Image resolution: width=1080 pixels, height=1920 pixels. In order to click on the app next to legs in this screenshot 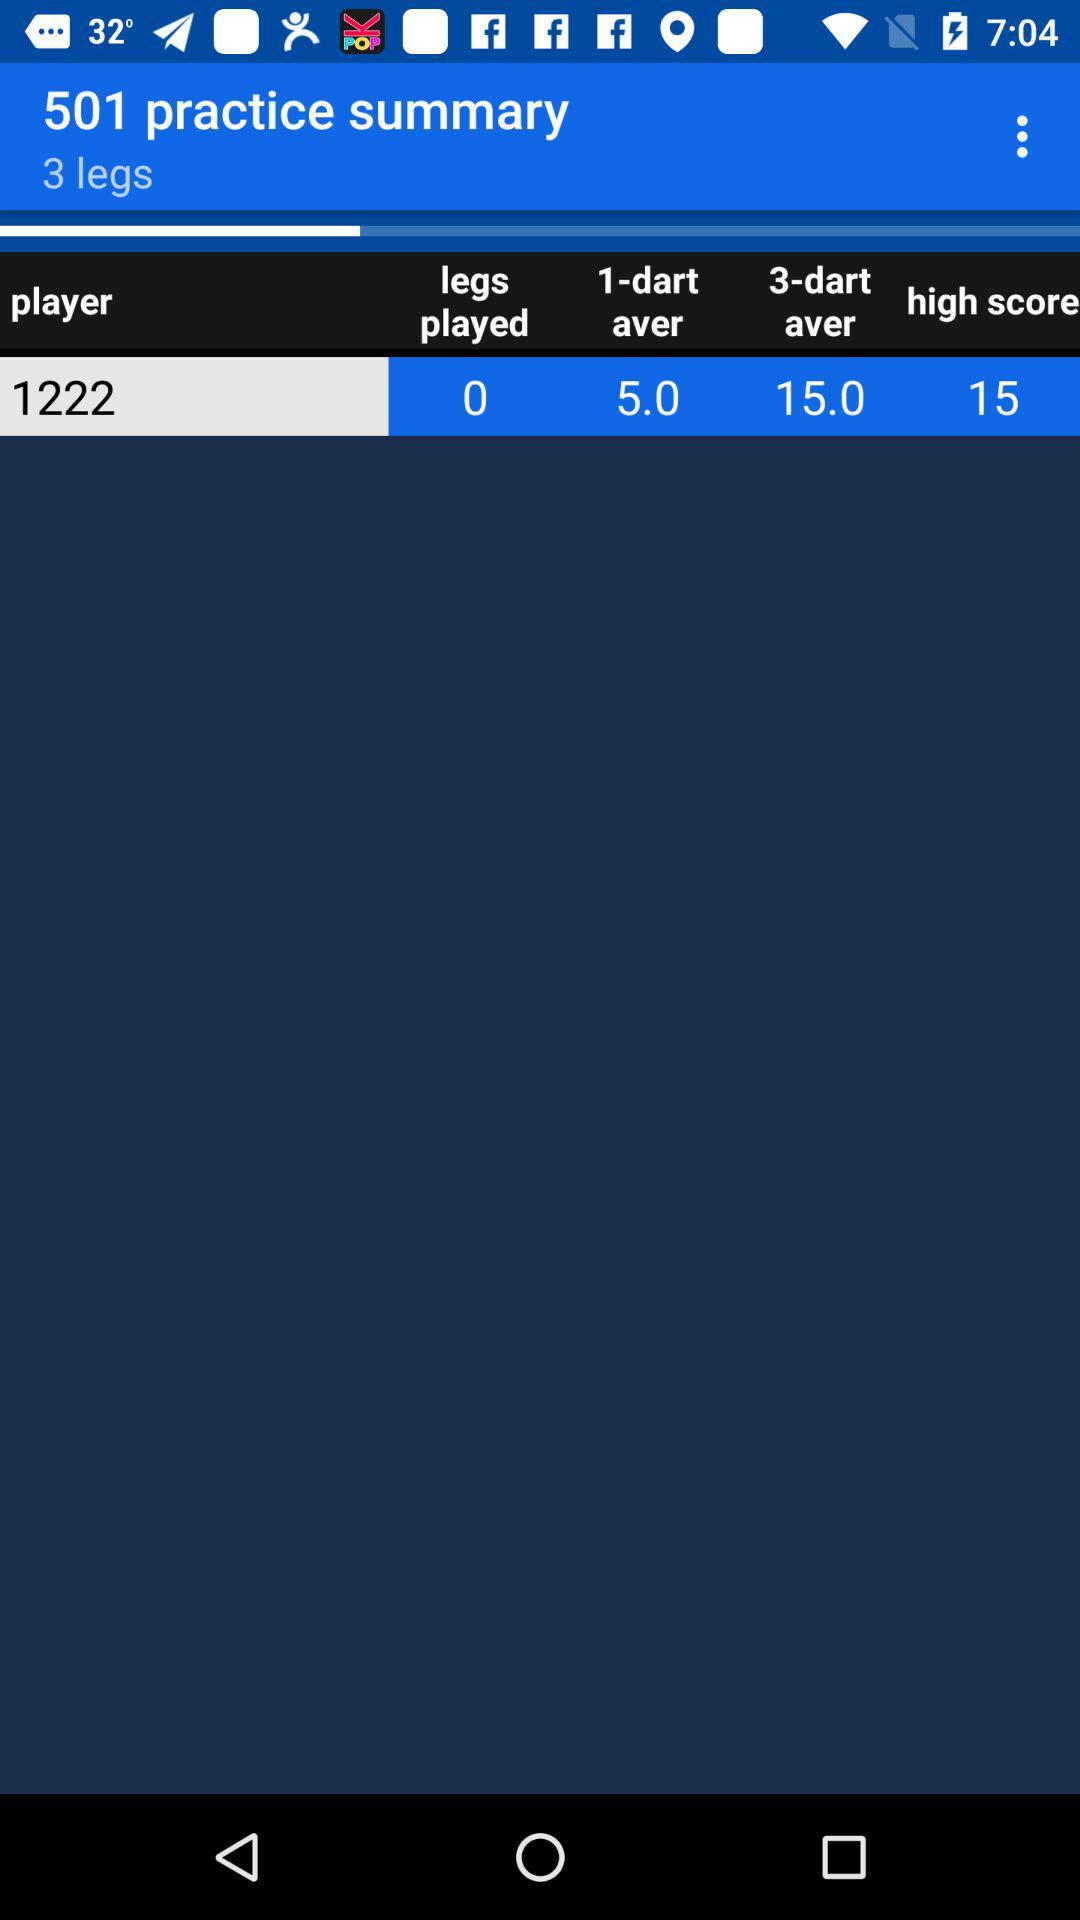, I will do `click(166, 396)`.